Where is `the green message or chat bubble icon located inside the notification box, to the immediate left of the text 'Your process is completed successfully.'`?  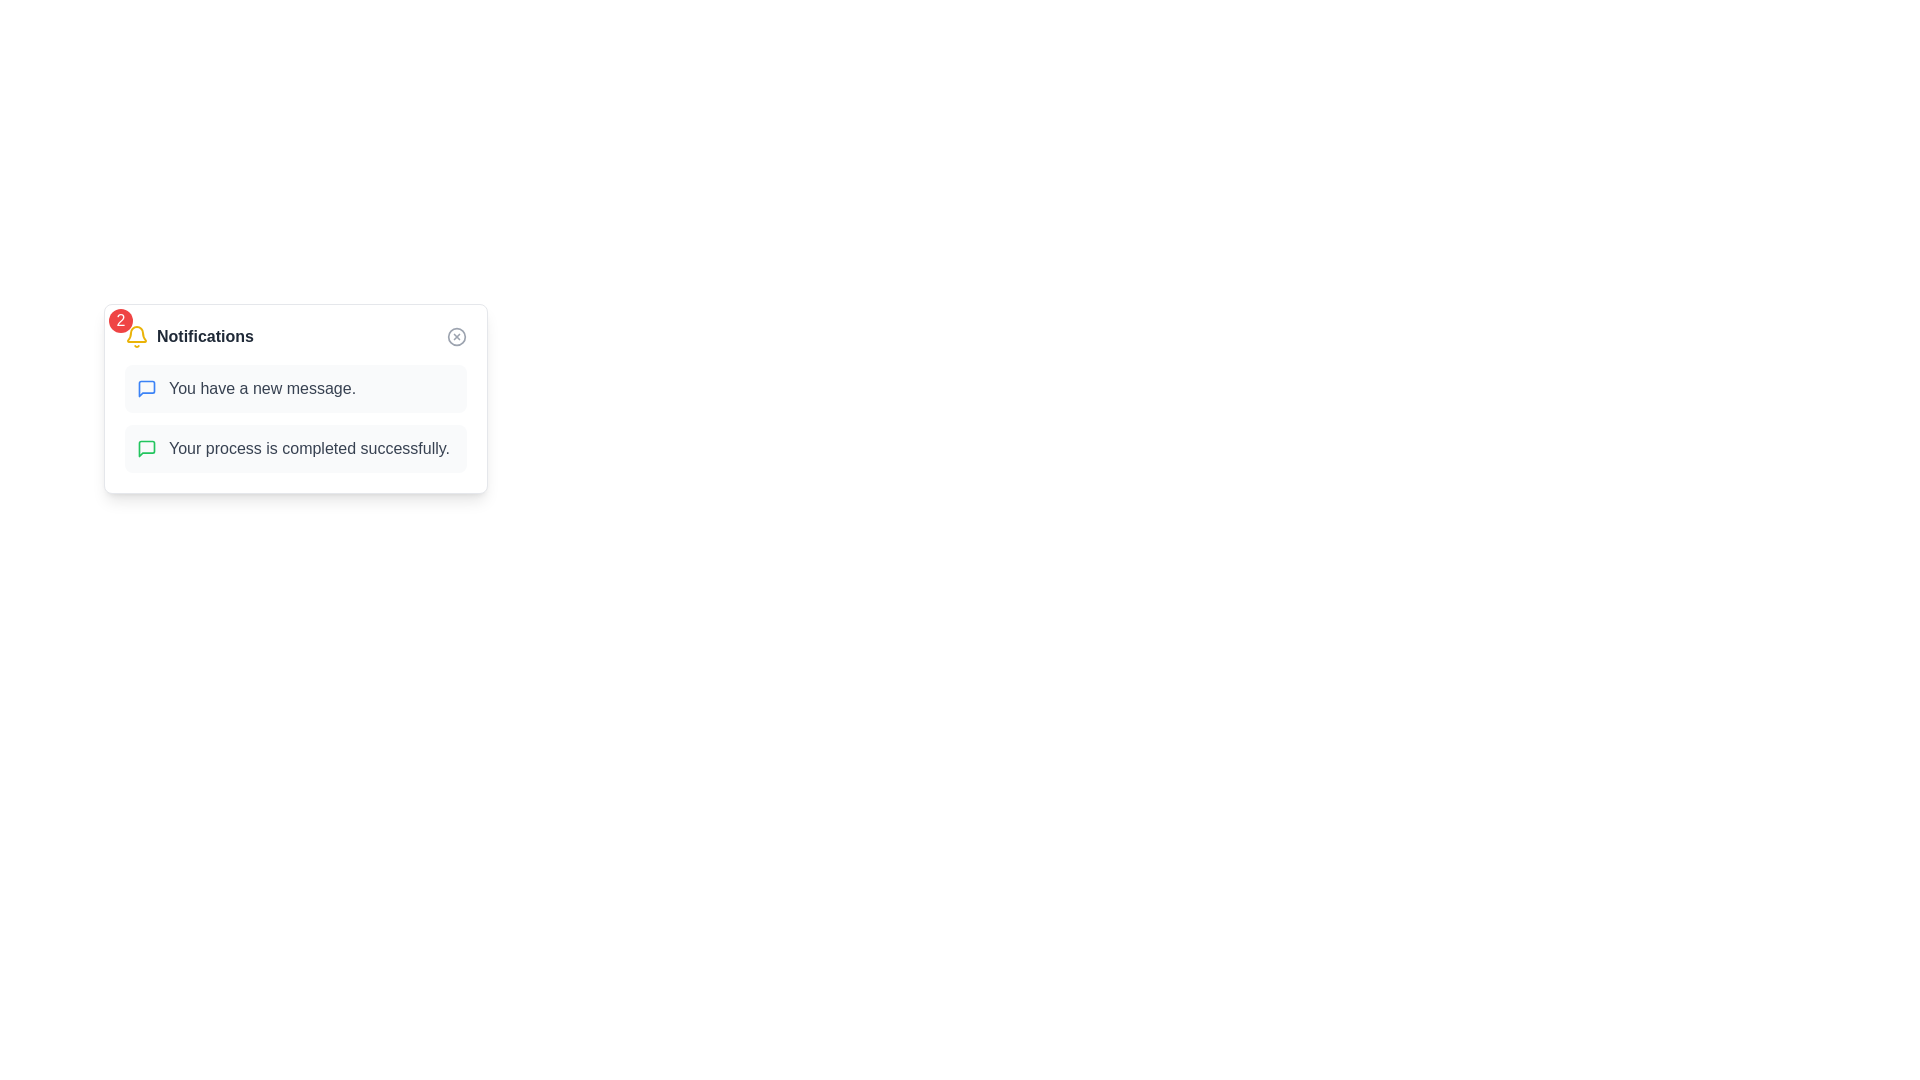
the green message or chat bubble icon located inside the notification box, to the immediate left of the text 'Your process is completed successfully.' is located at coordinates (146, 447).